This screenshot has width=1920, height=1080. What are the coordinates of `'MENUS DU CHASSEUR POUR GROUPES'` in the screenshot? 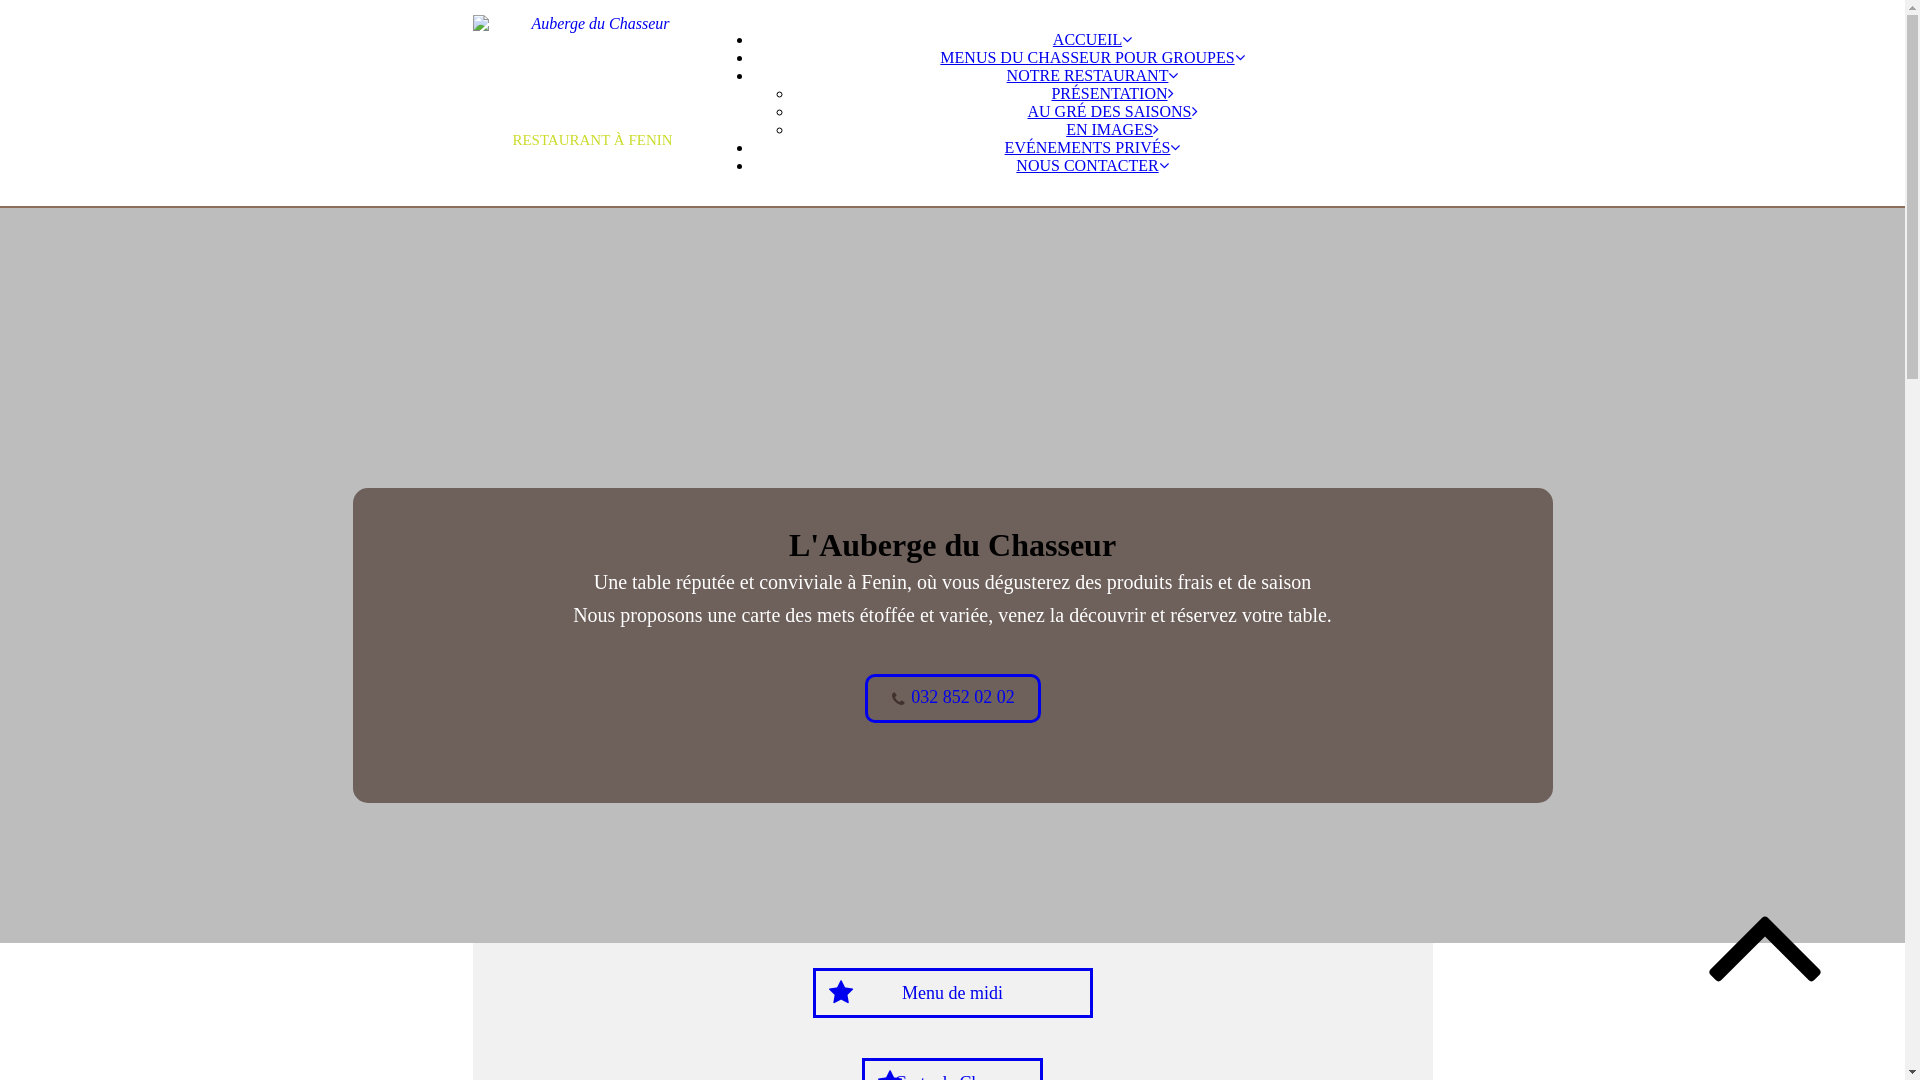 It's located at (1090, 56).